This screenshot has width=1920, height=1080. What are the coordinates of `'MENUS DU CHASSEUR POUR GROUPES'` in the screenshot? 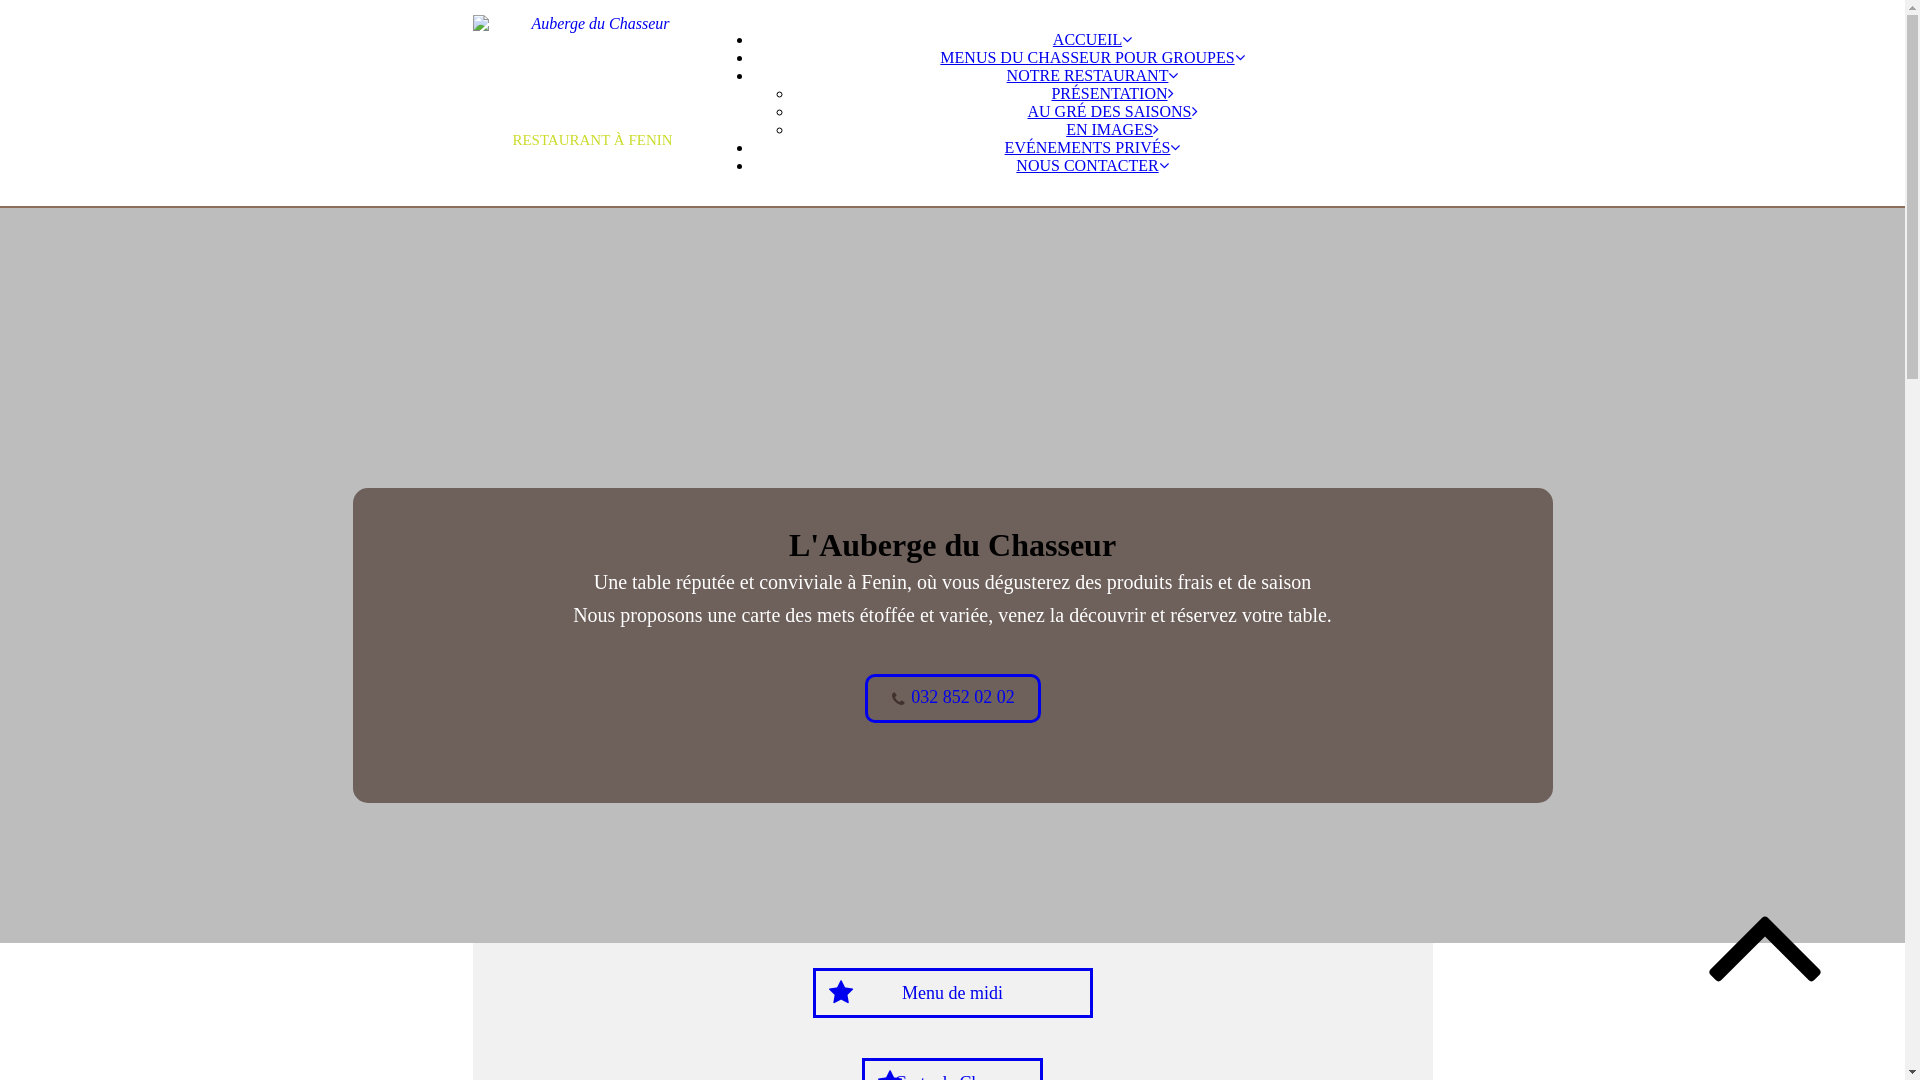 It's located at (1090, 56).